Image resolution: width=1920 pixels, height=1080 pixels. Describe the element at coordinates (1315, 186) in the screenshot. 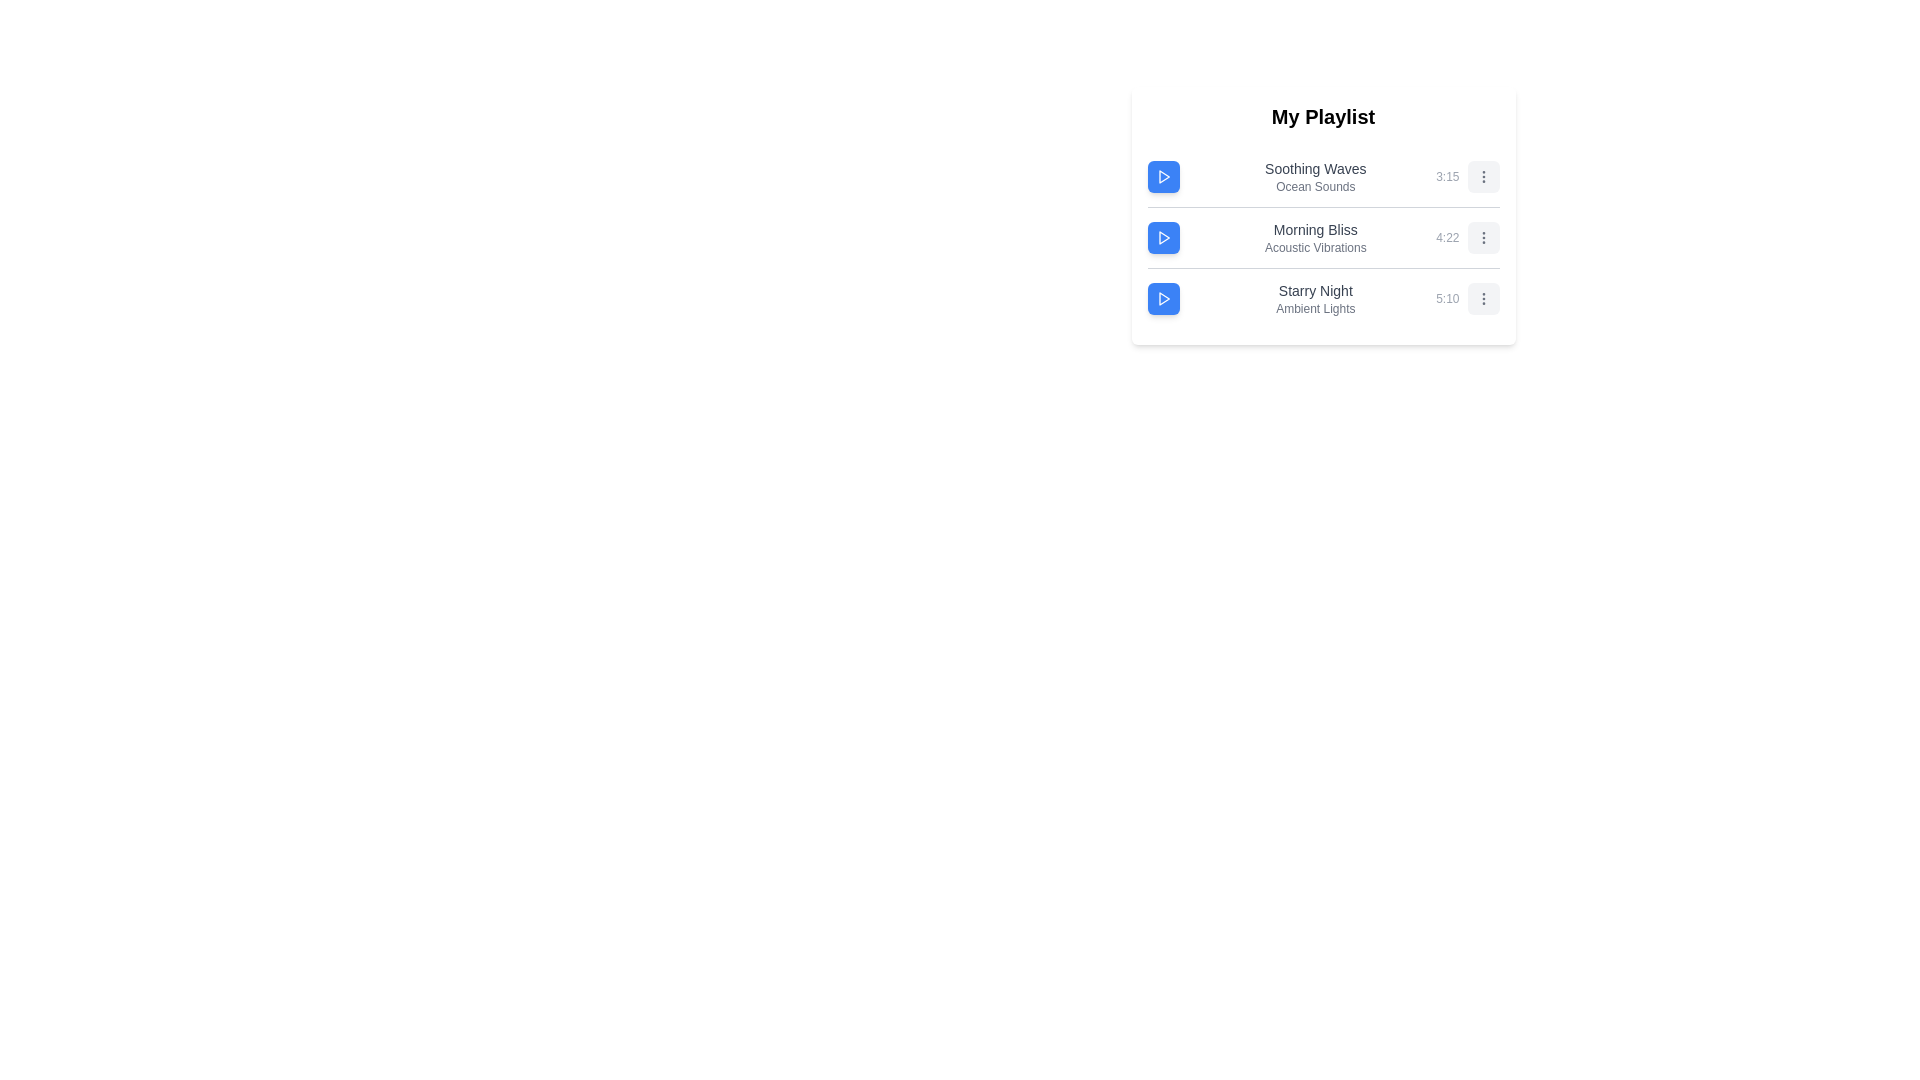

I see `the text label reading 'Ocean Sounds' located in the 'My Playlist' section, below 'Soothing Waves' and to the right of the play button icon` at that location.